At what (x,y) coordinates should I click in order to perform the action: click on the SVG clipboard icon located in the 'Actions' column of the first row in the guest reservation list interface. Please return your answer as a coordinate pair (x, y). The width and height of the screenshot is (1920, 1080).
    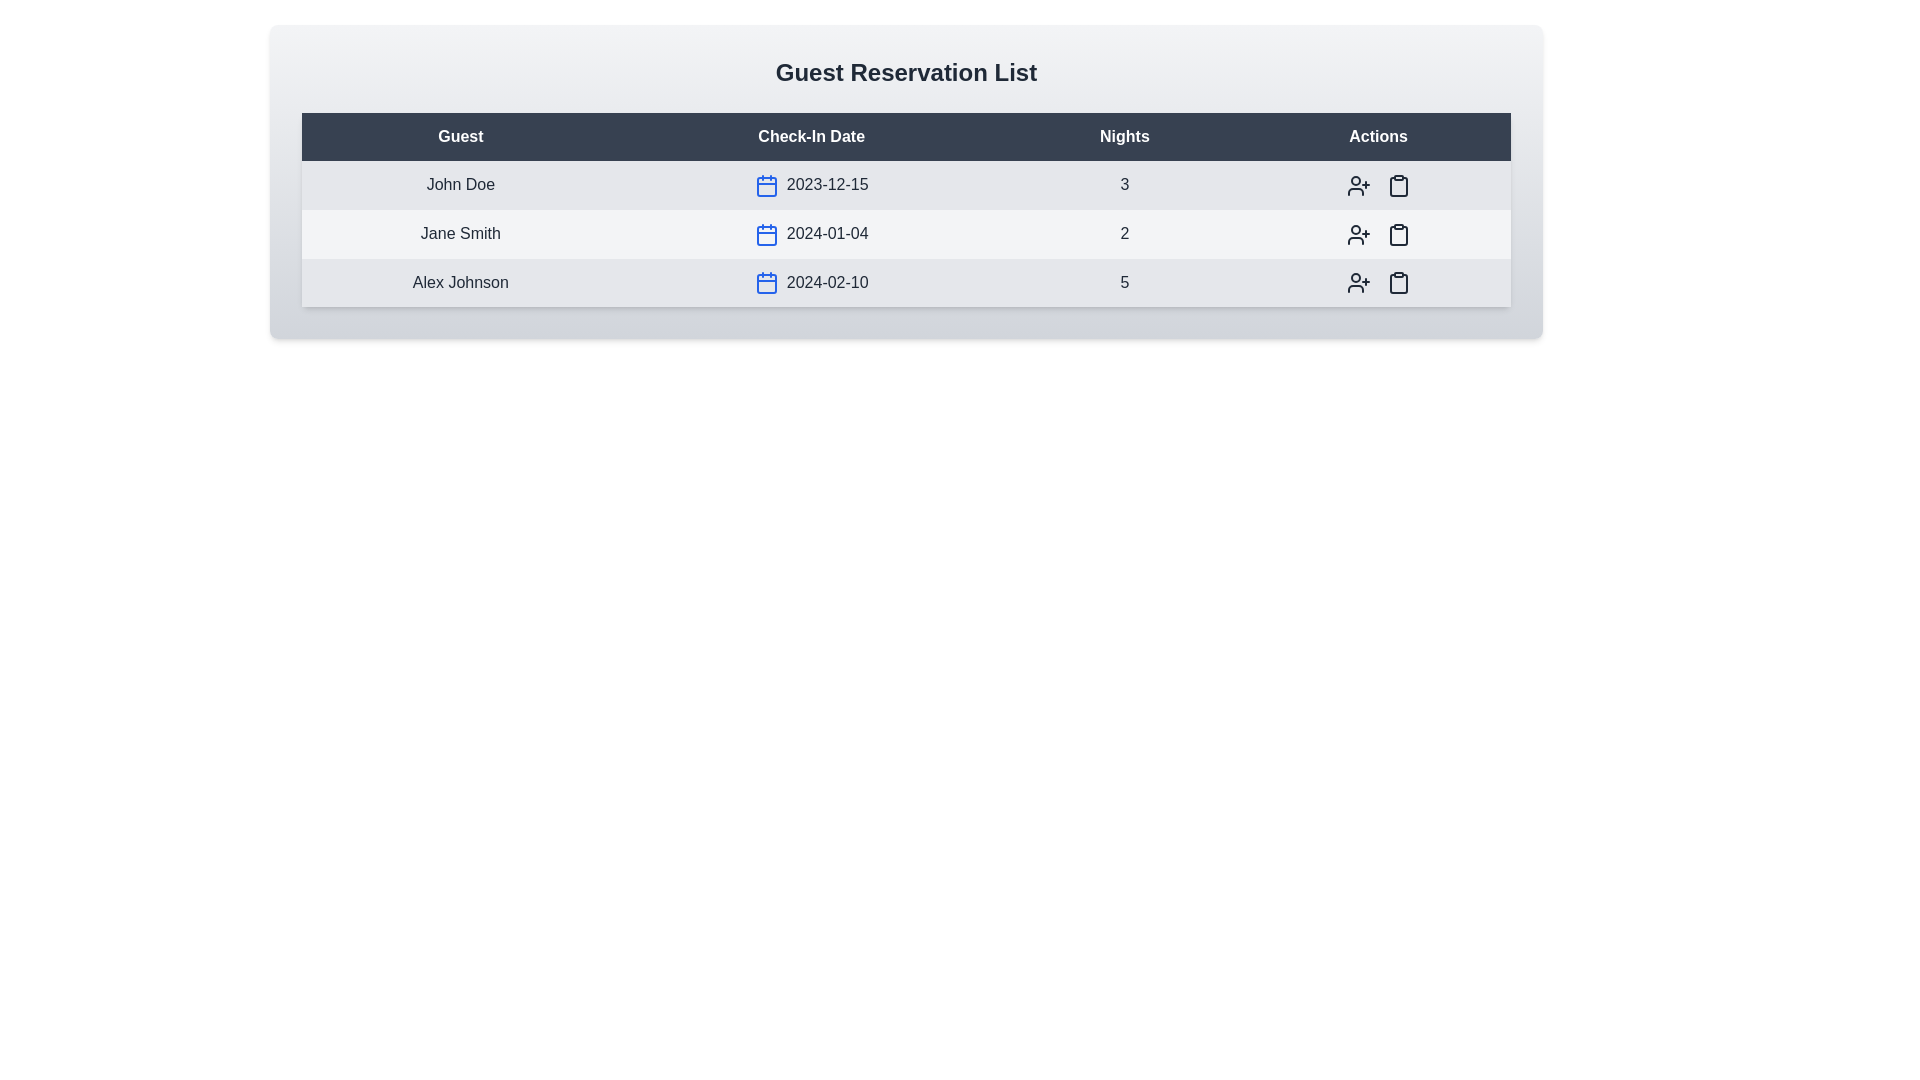
    Looking at the image, I should click on (1397, 185).